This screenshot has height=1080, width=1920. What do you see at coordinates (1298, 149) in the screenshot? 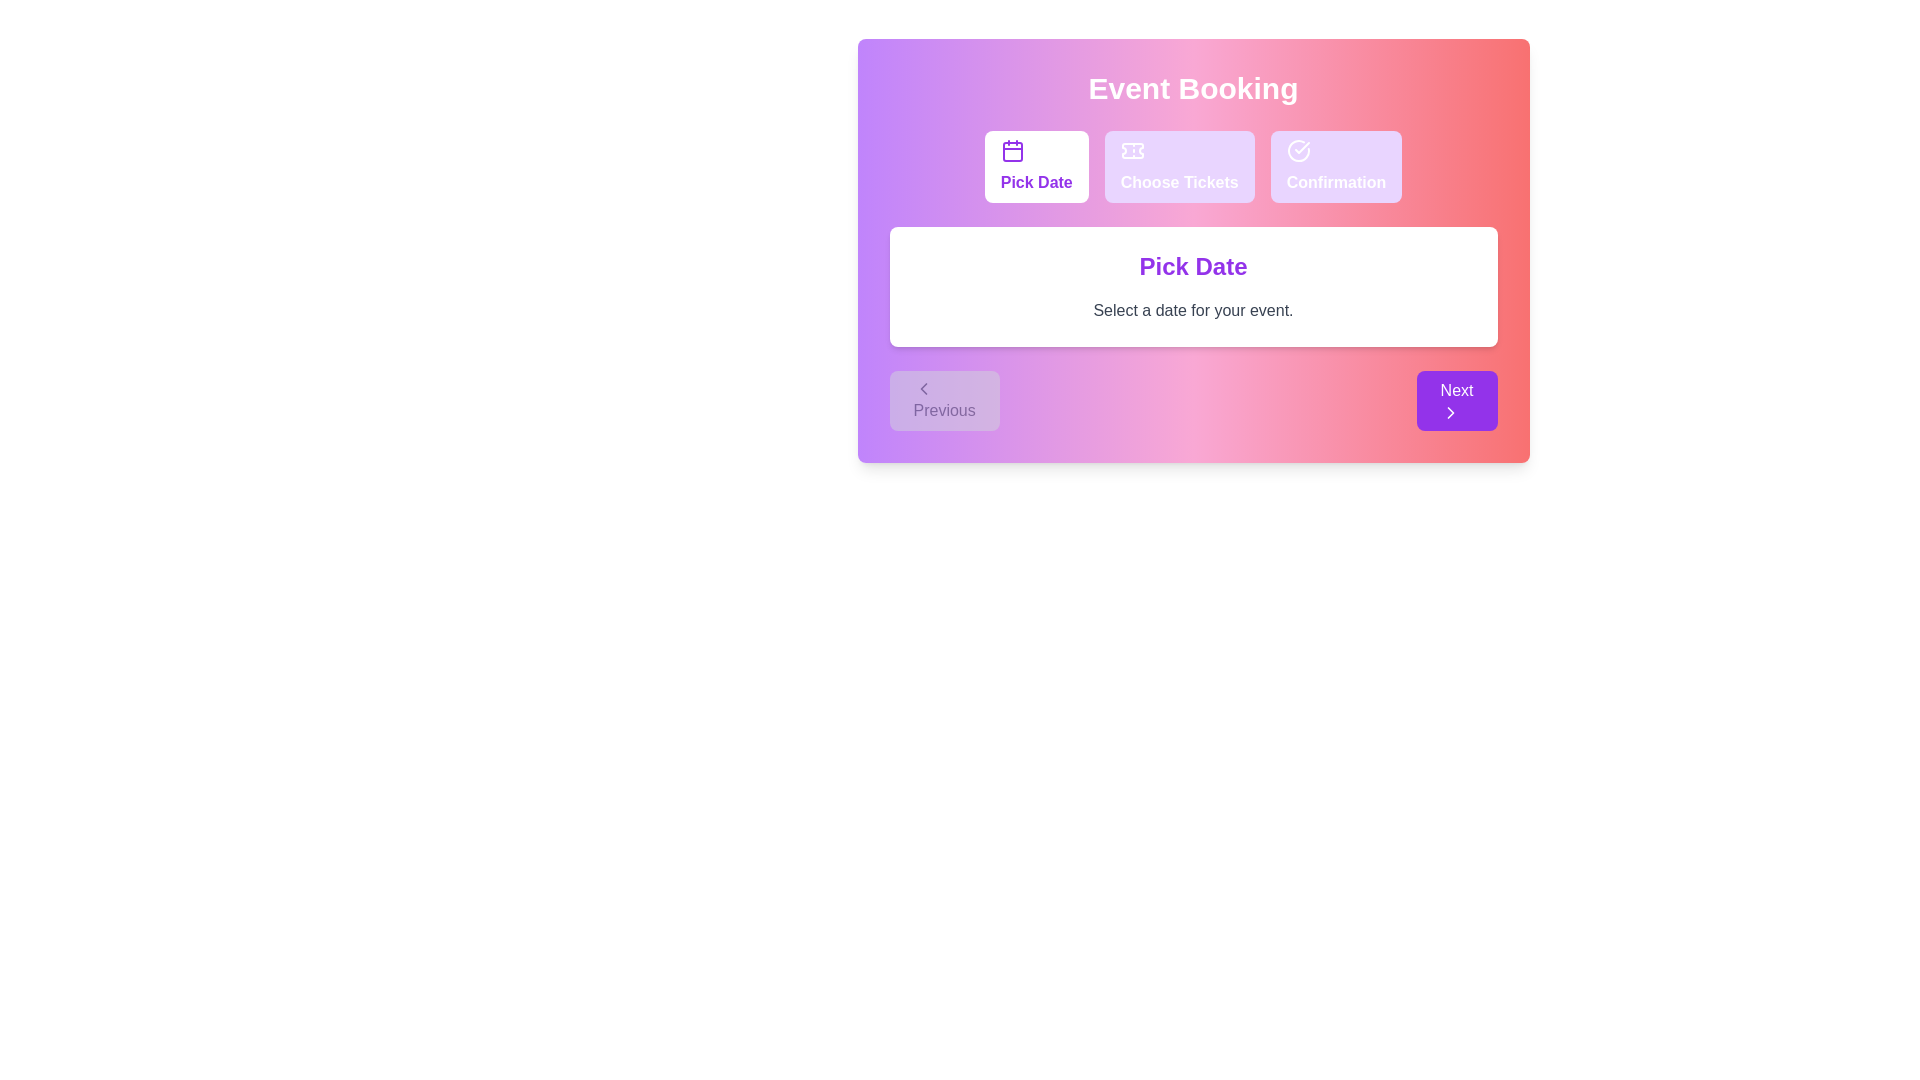
I see `the circular check icon with a centered tick mark, which is part of the 'Confirmation' button under the 'Event Booking' heading` at bounding box center [1298, 149].